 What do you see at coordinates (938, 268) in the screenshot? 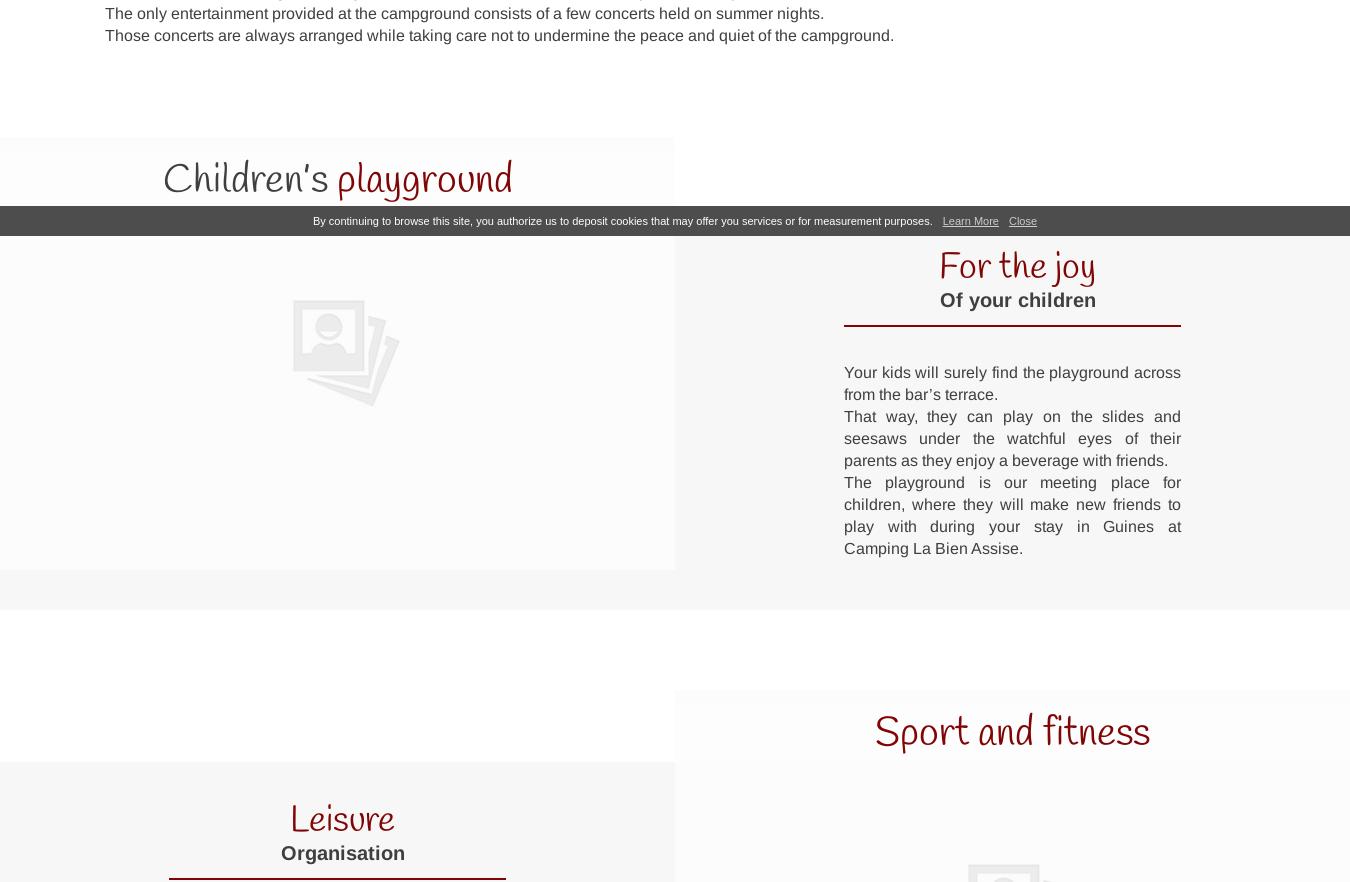
I see `'For the joy'` at bounding box center [938, 268].